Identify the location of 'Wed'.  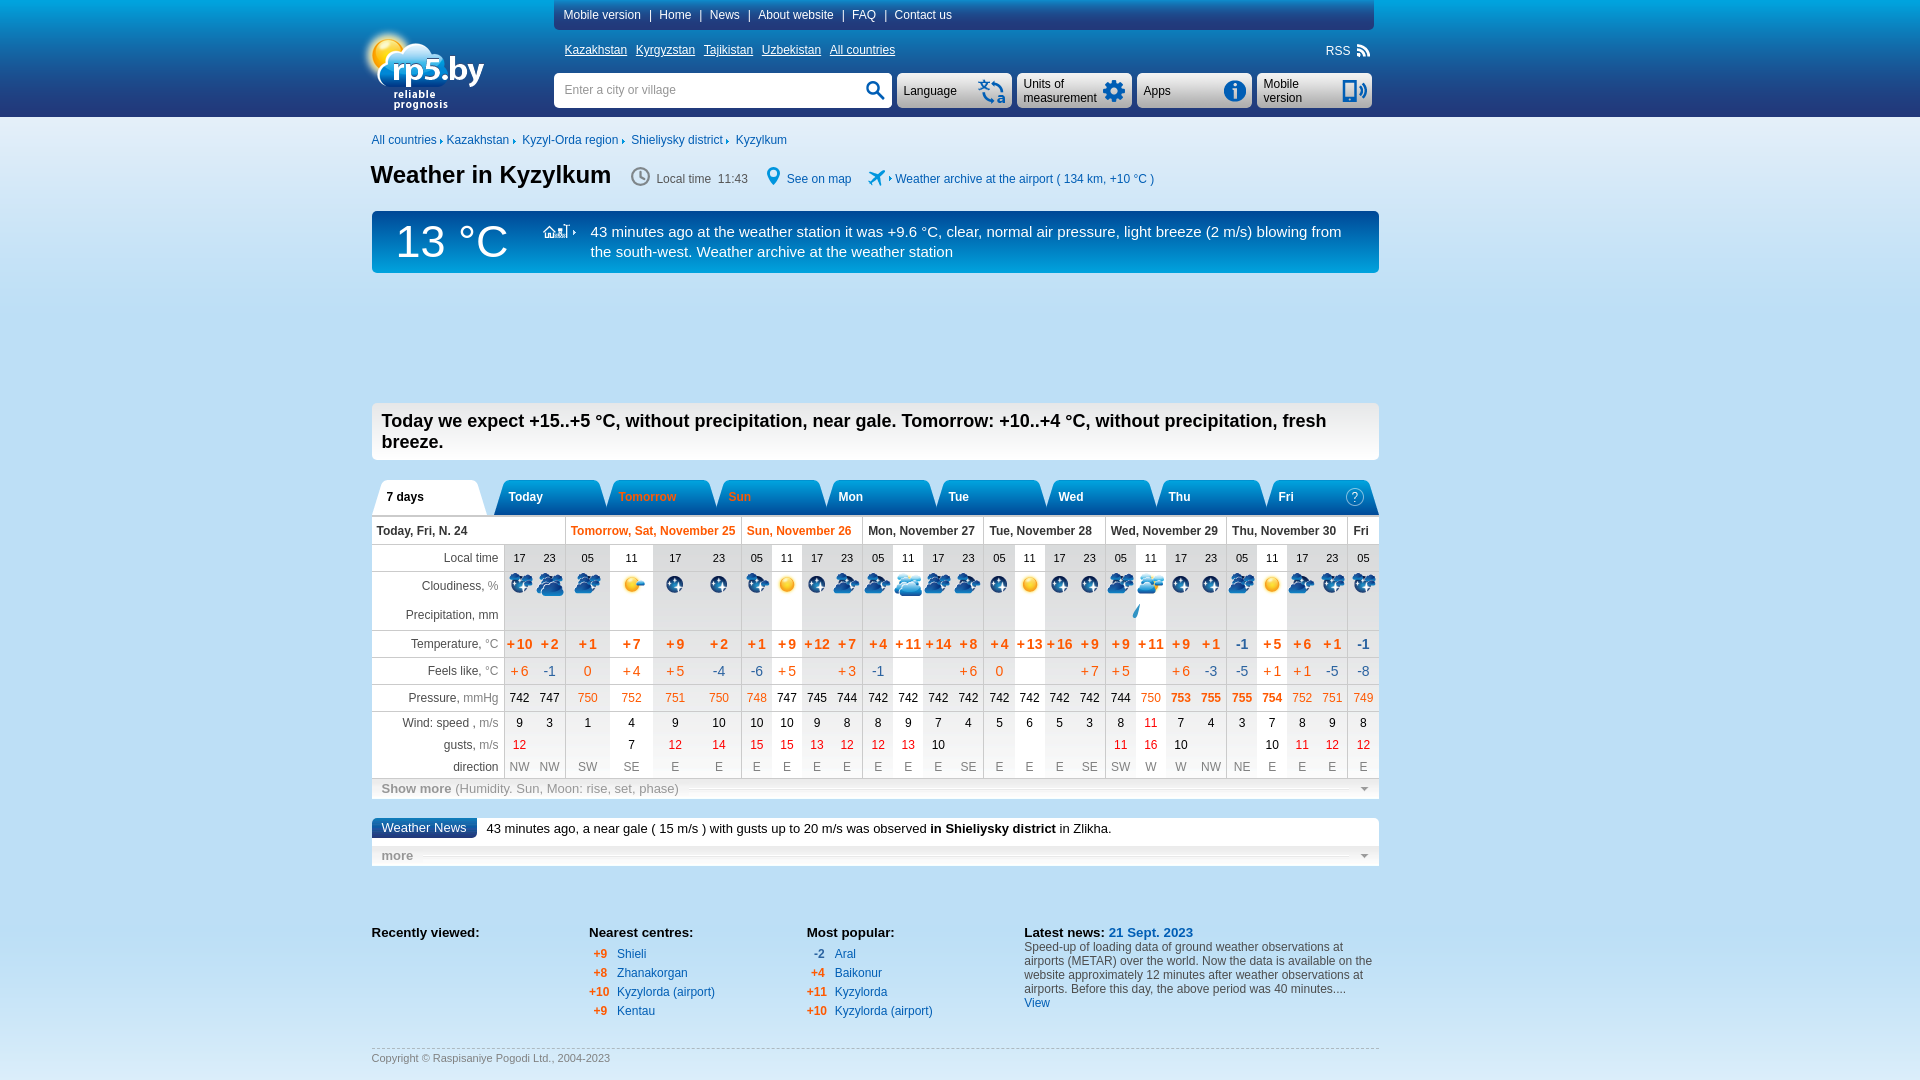
(1099, 496).